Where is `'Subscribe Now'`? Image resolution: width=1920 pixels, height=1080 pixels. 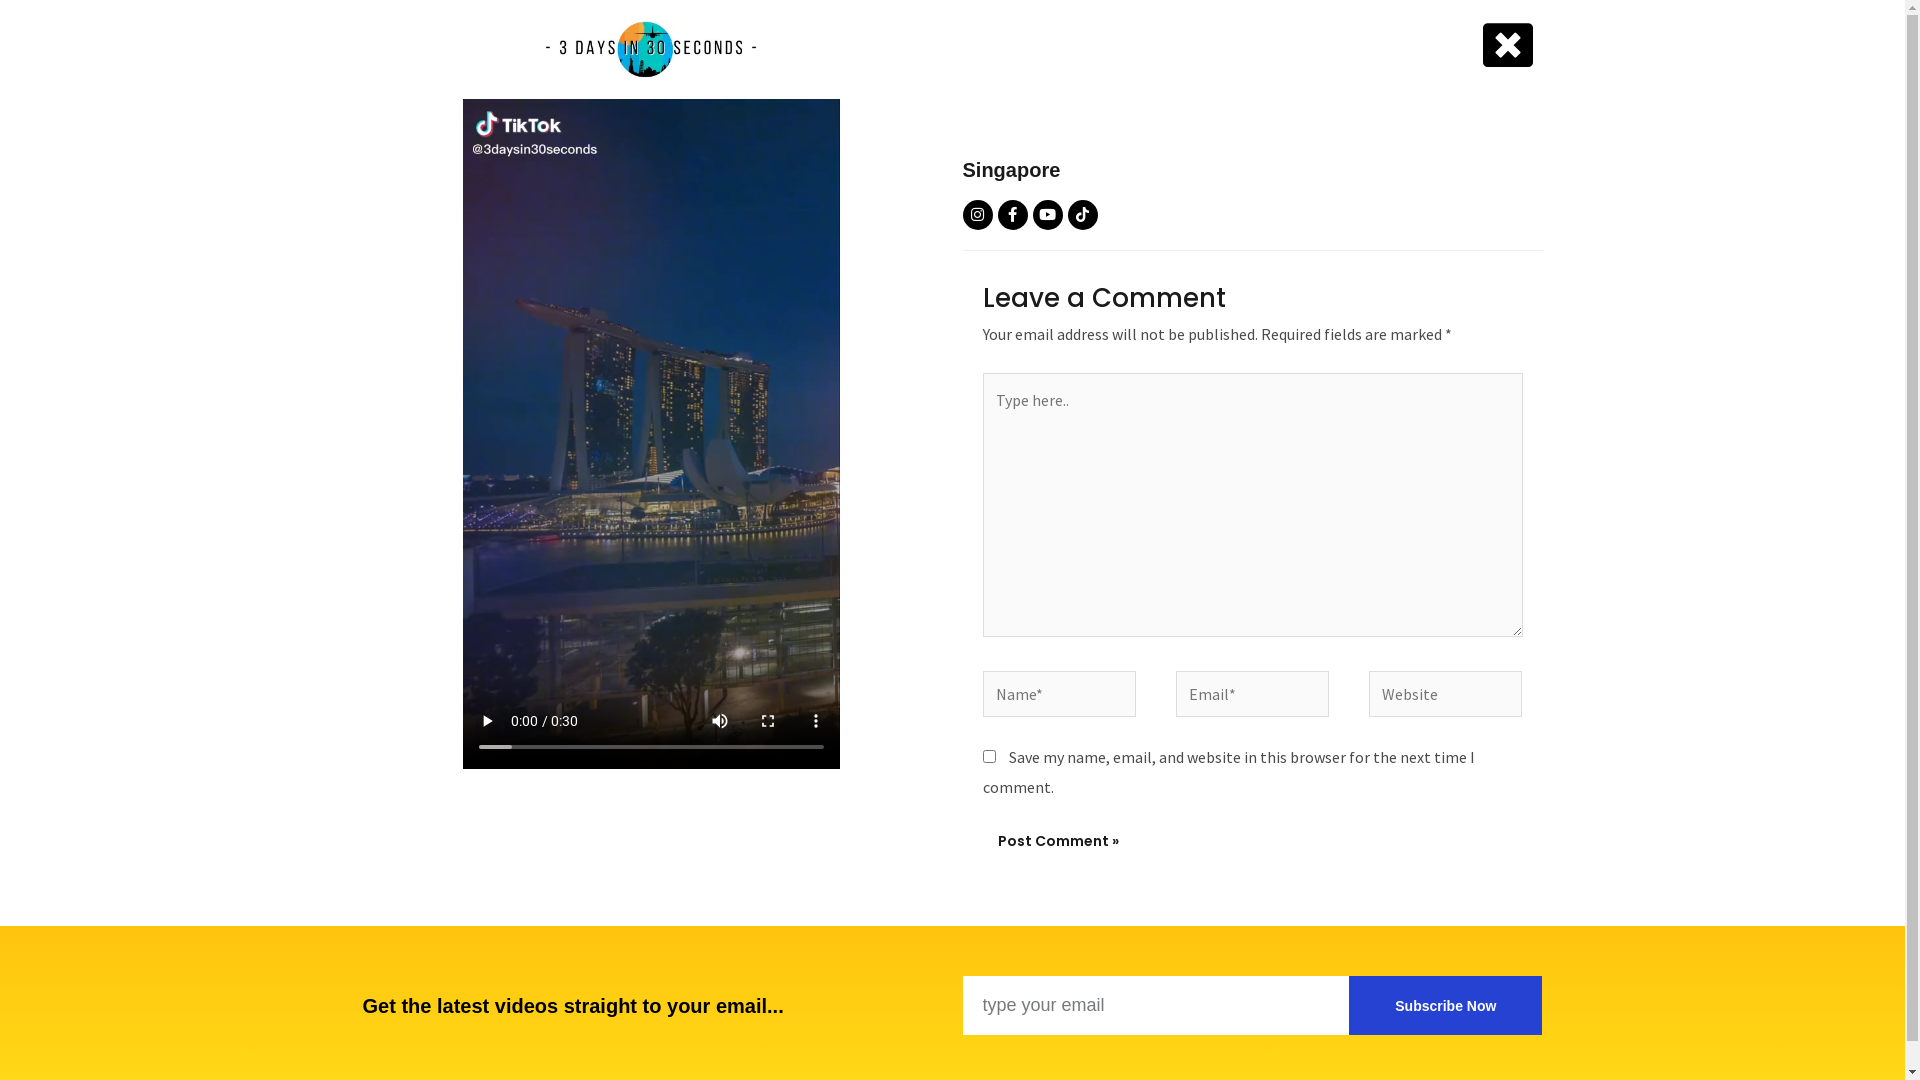 'Subscribe Now' is located at coordinates (1445, 1005).